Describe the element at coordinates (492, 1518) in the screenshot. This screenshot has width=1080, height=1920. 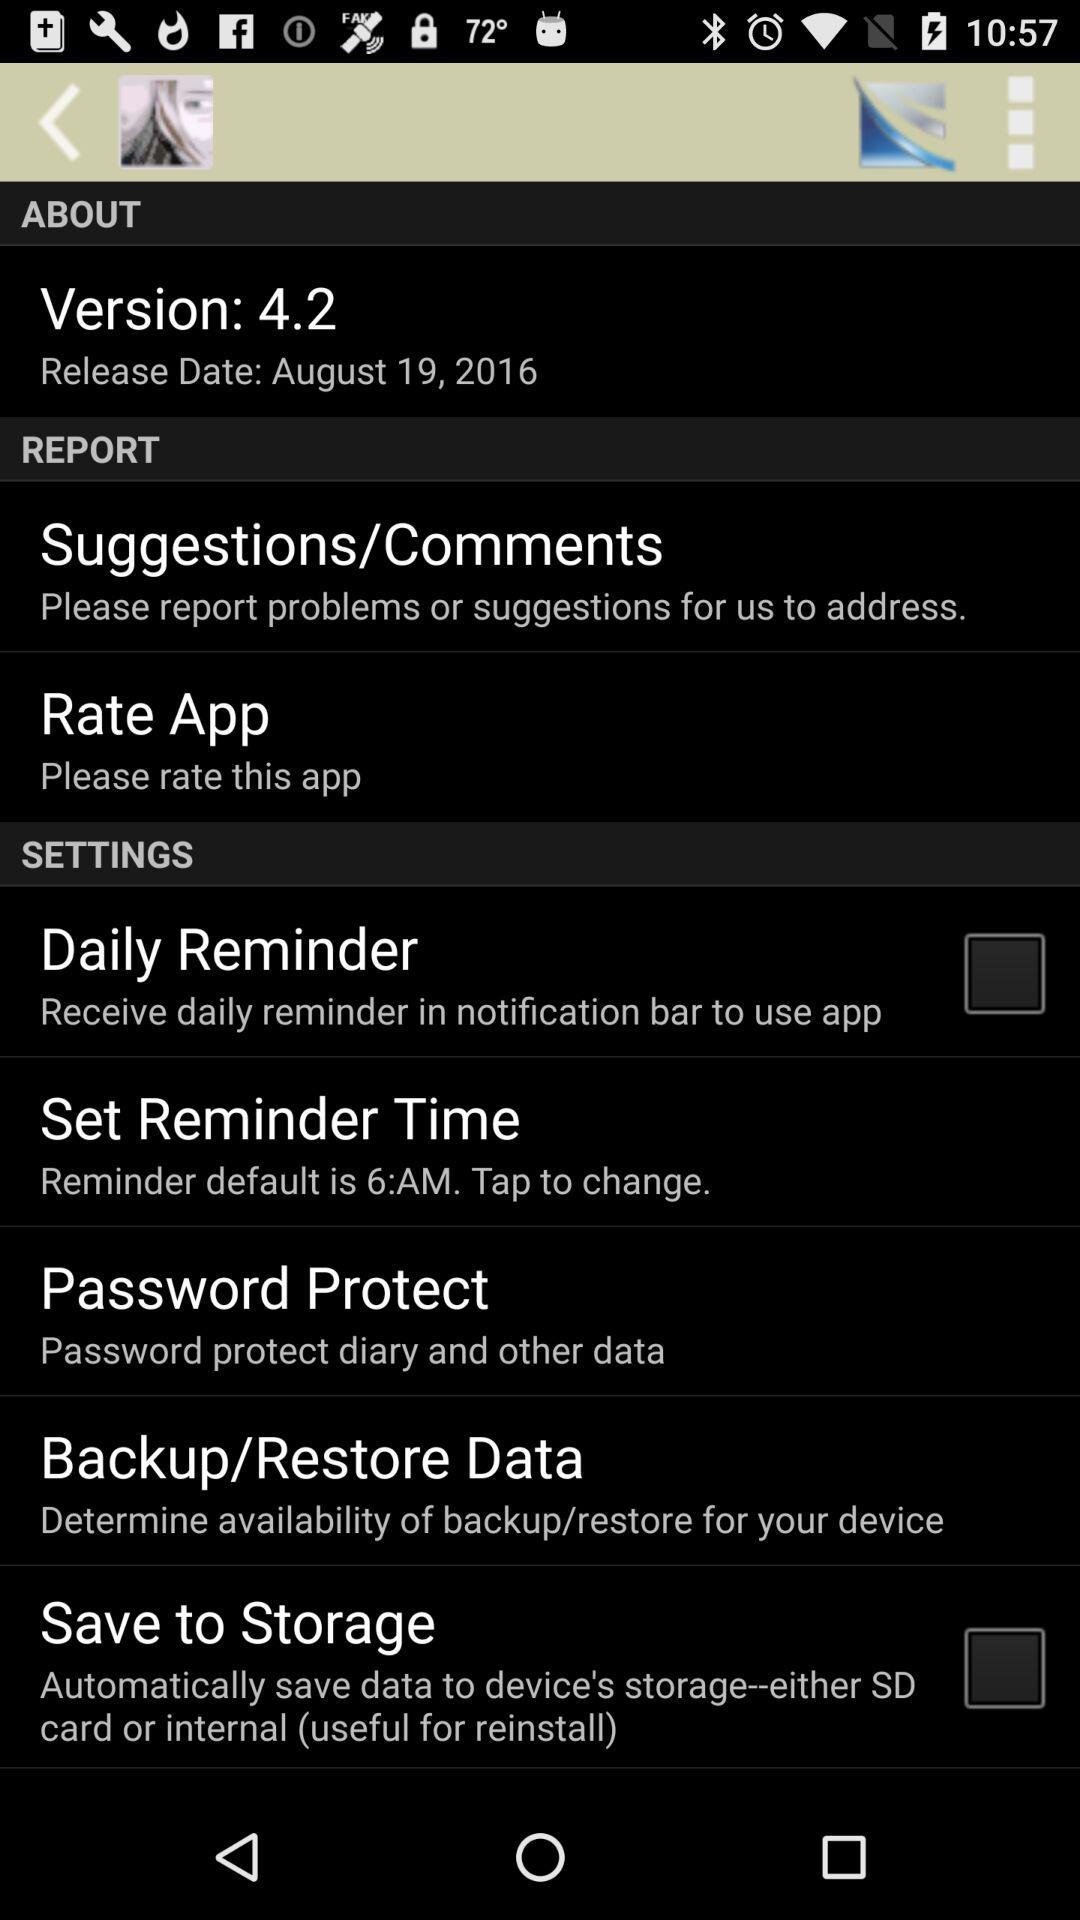
I see `item below the backup/restore data` at that location.